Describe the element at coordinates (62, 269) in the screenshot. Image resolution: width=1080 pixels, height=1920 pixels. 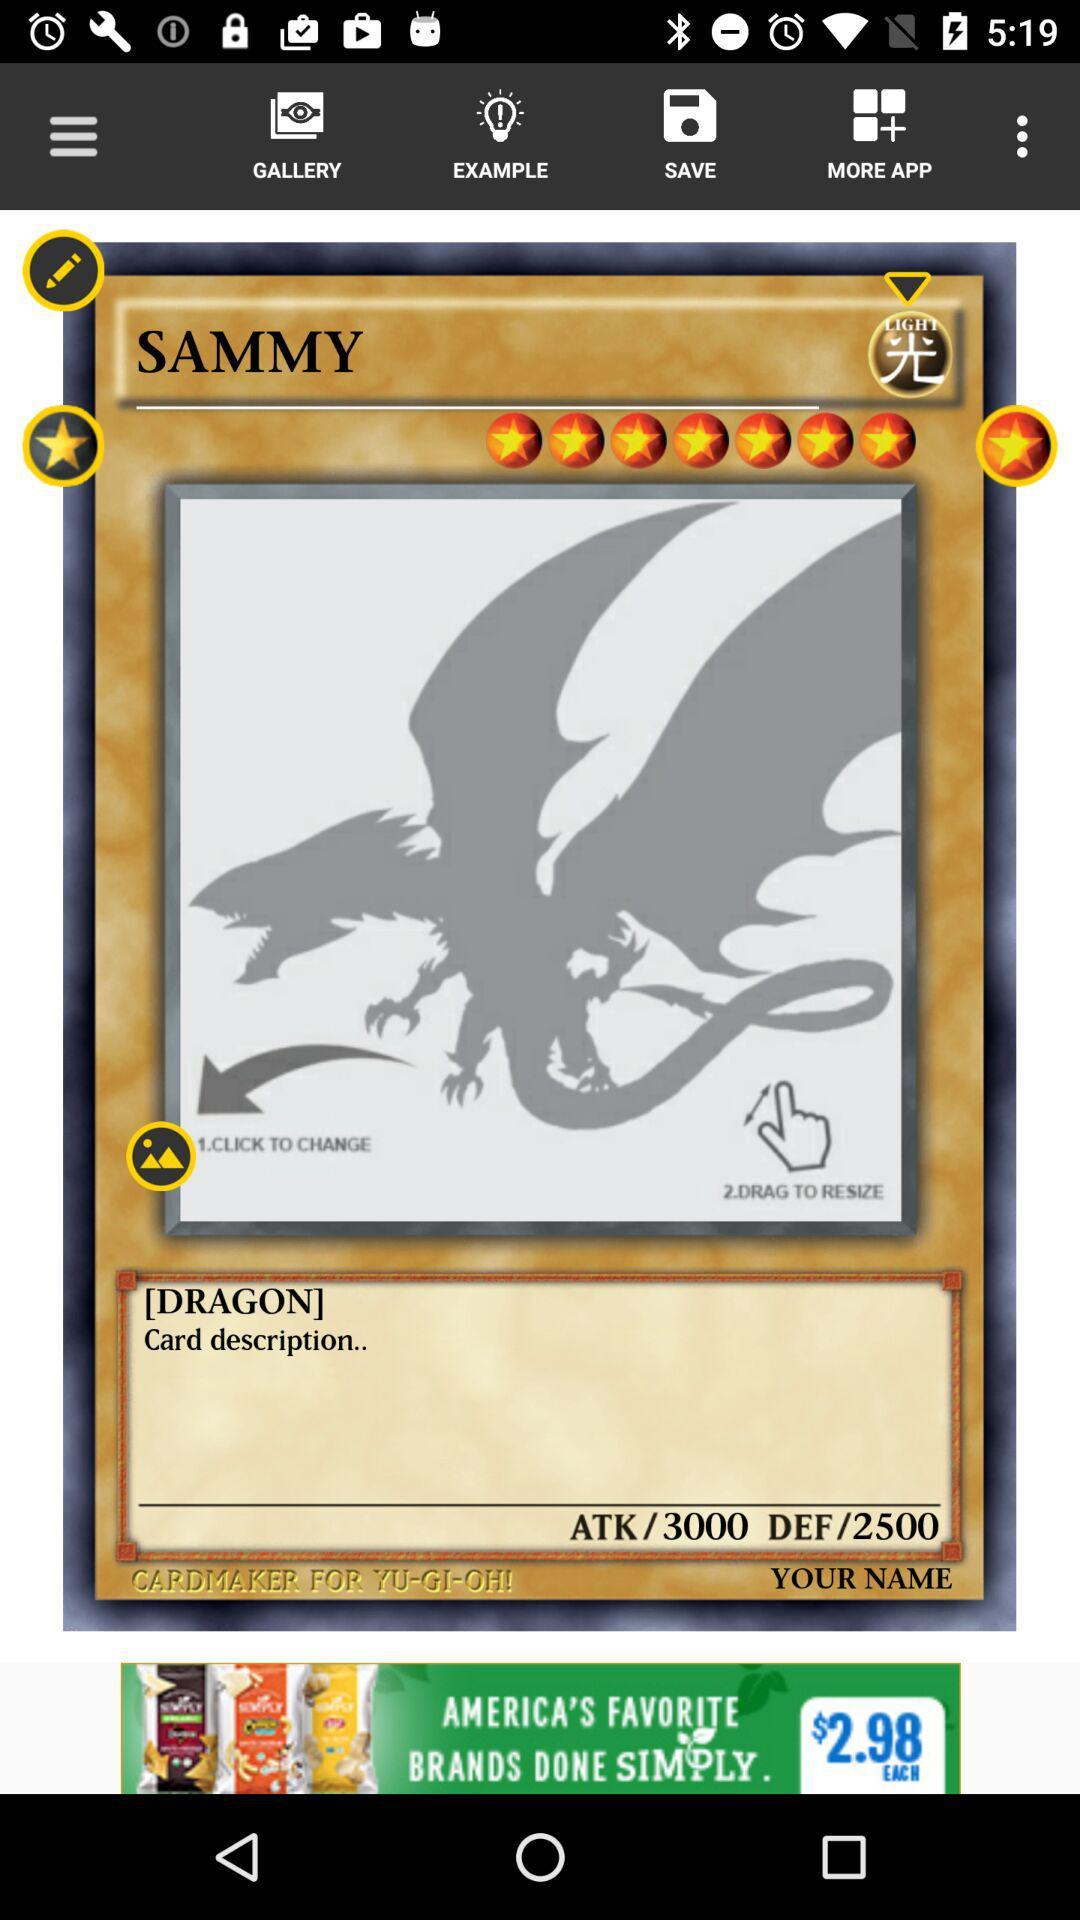
I see `edit name` at that location.